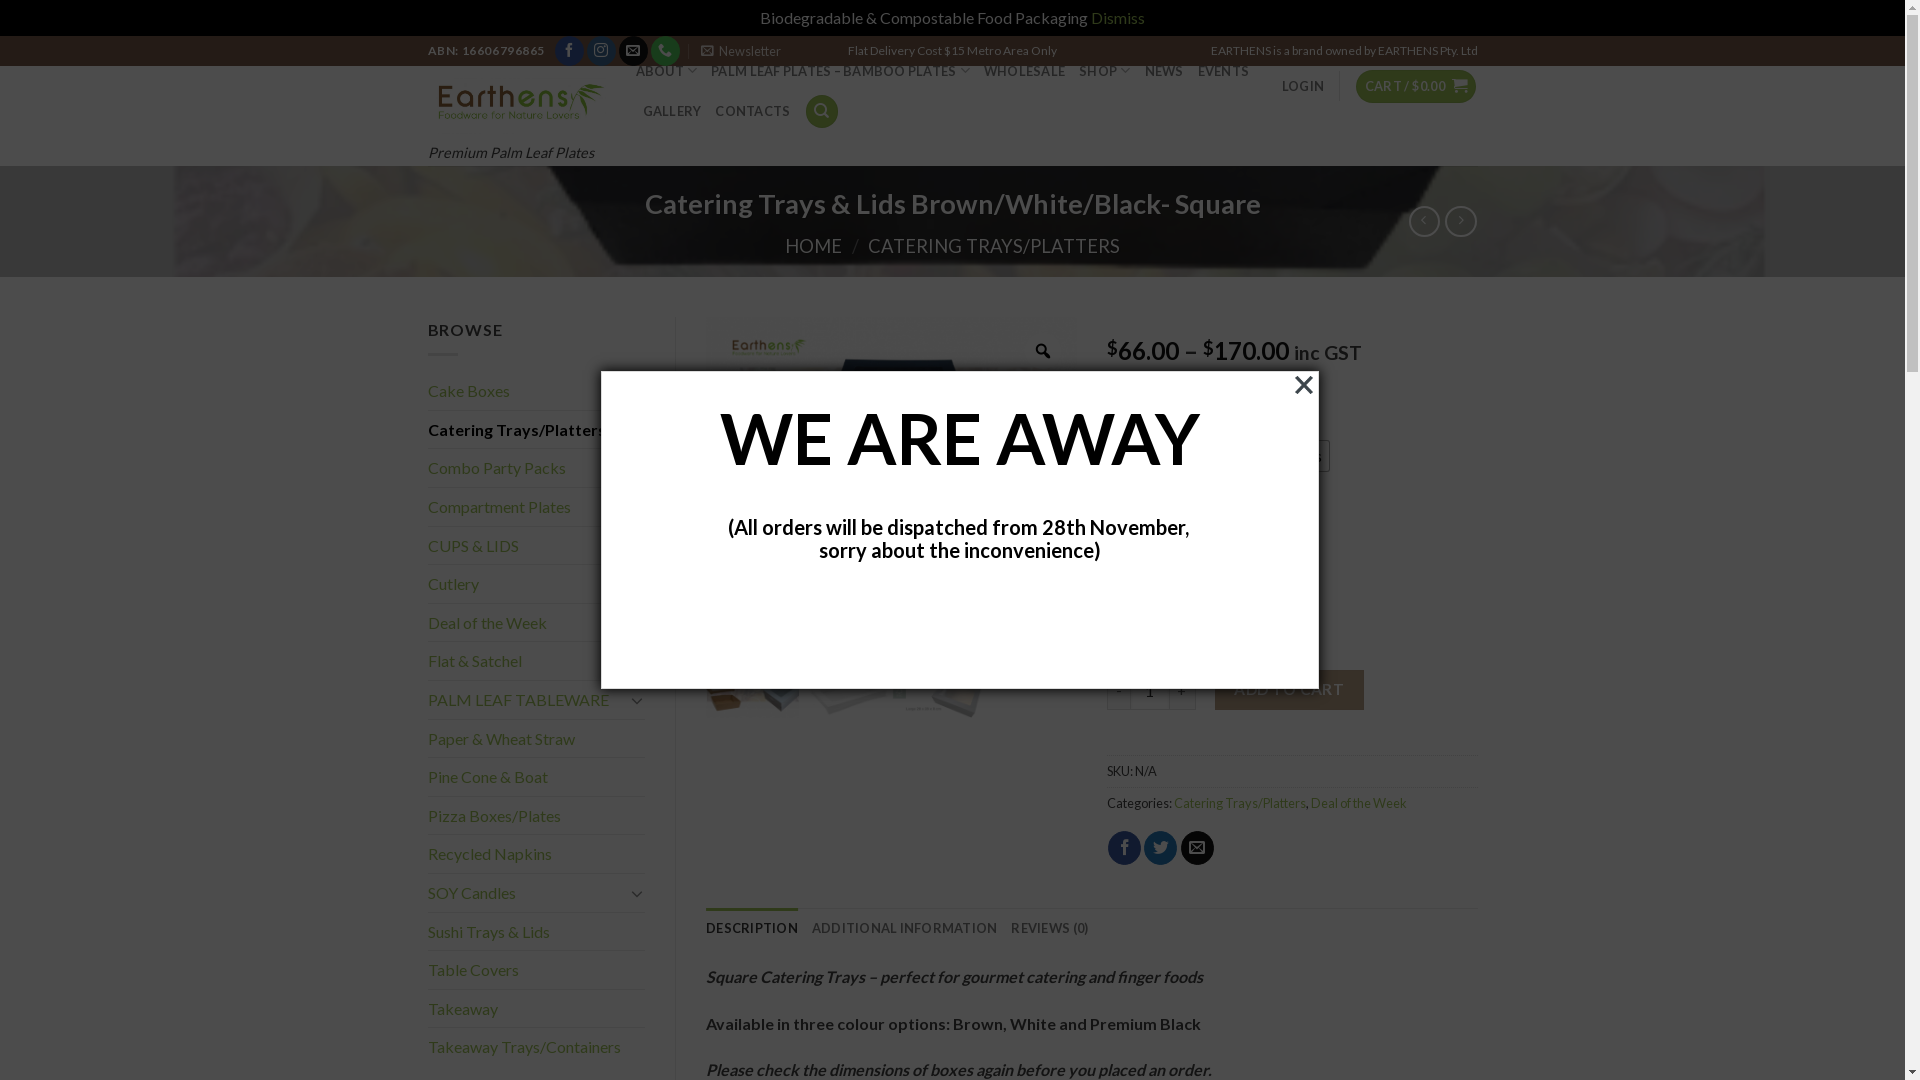  Describe the element at coordinates (651, 49) in the screenshot. I see `'Call us'` at that location.